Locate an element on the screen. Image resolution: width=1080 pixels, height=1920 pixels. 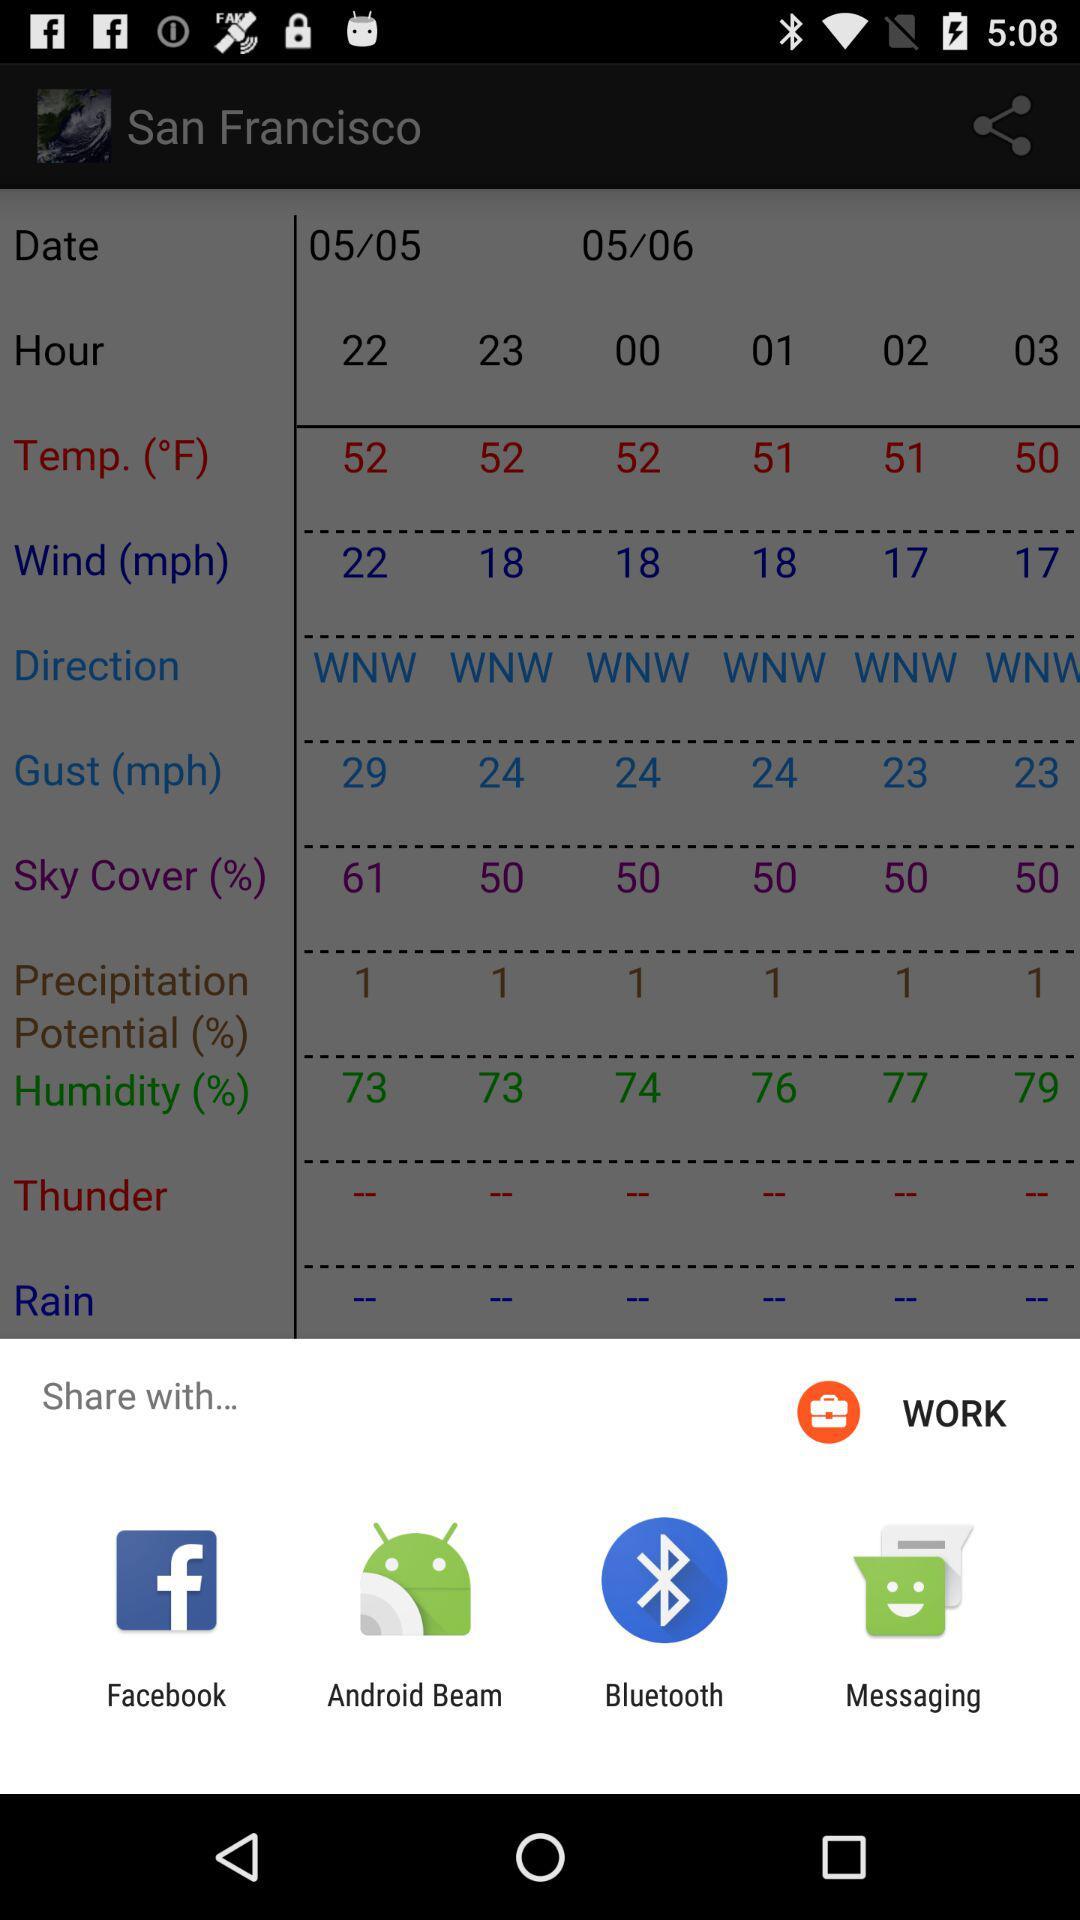
the messaging item is located at coordinates (913, 1711).